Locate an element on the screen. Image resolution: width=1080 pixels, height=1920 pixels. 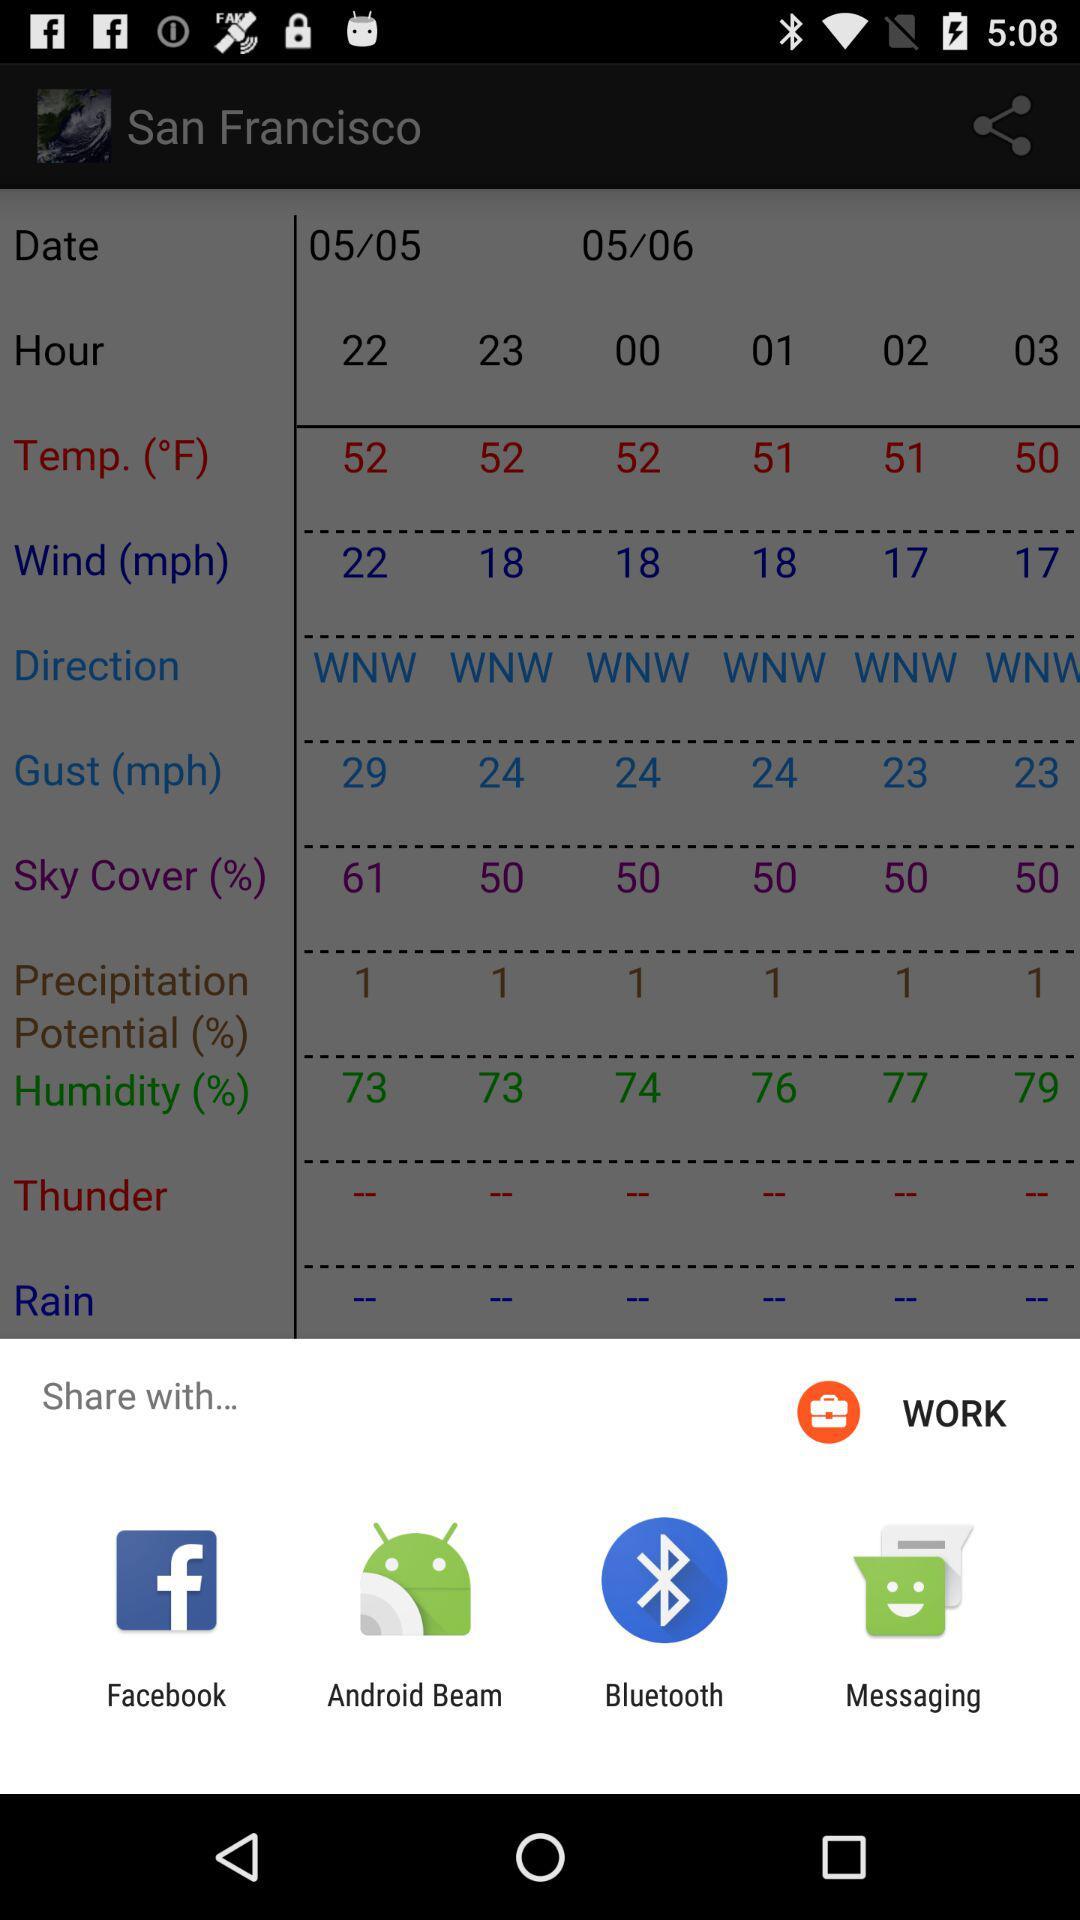
the messaging item is located at coordinates (913, 1711).